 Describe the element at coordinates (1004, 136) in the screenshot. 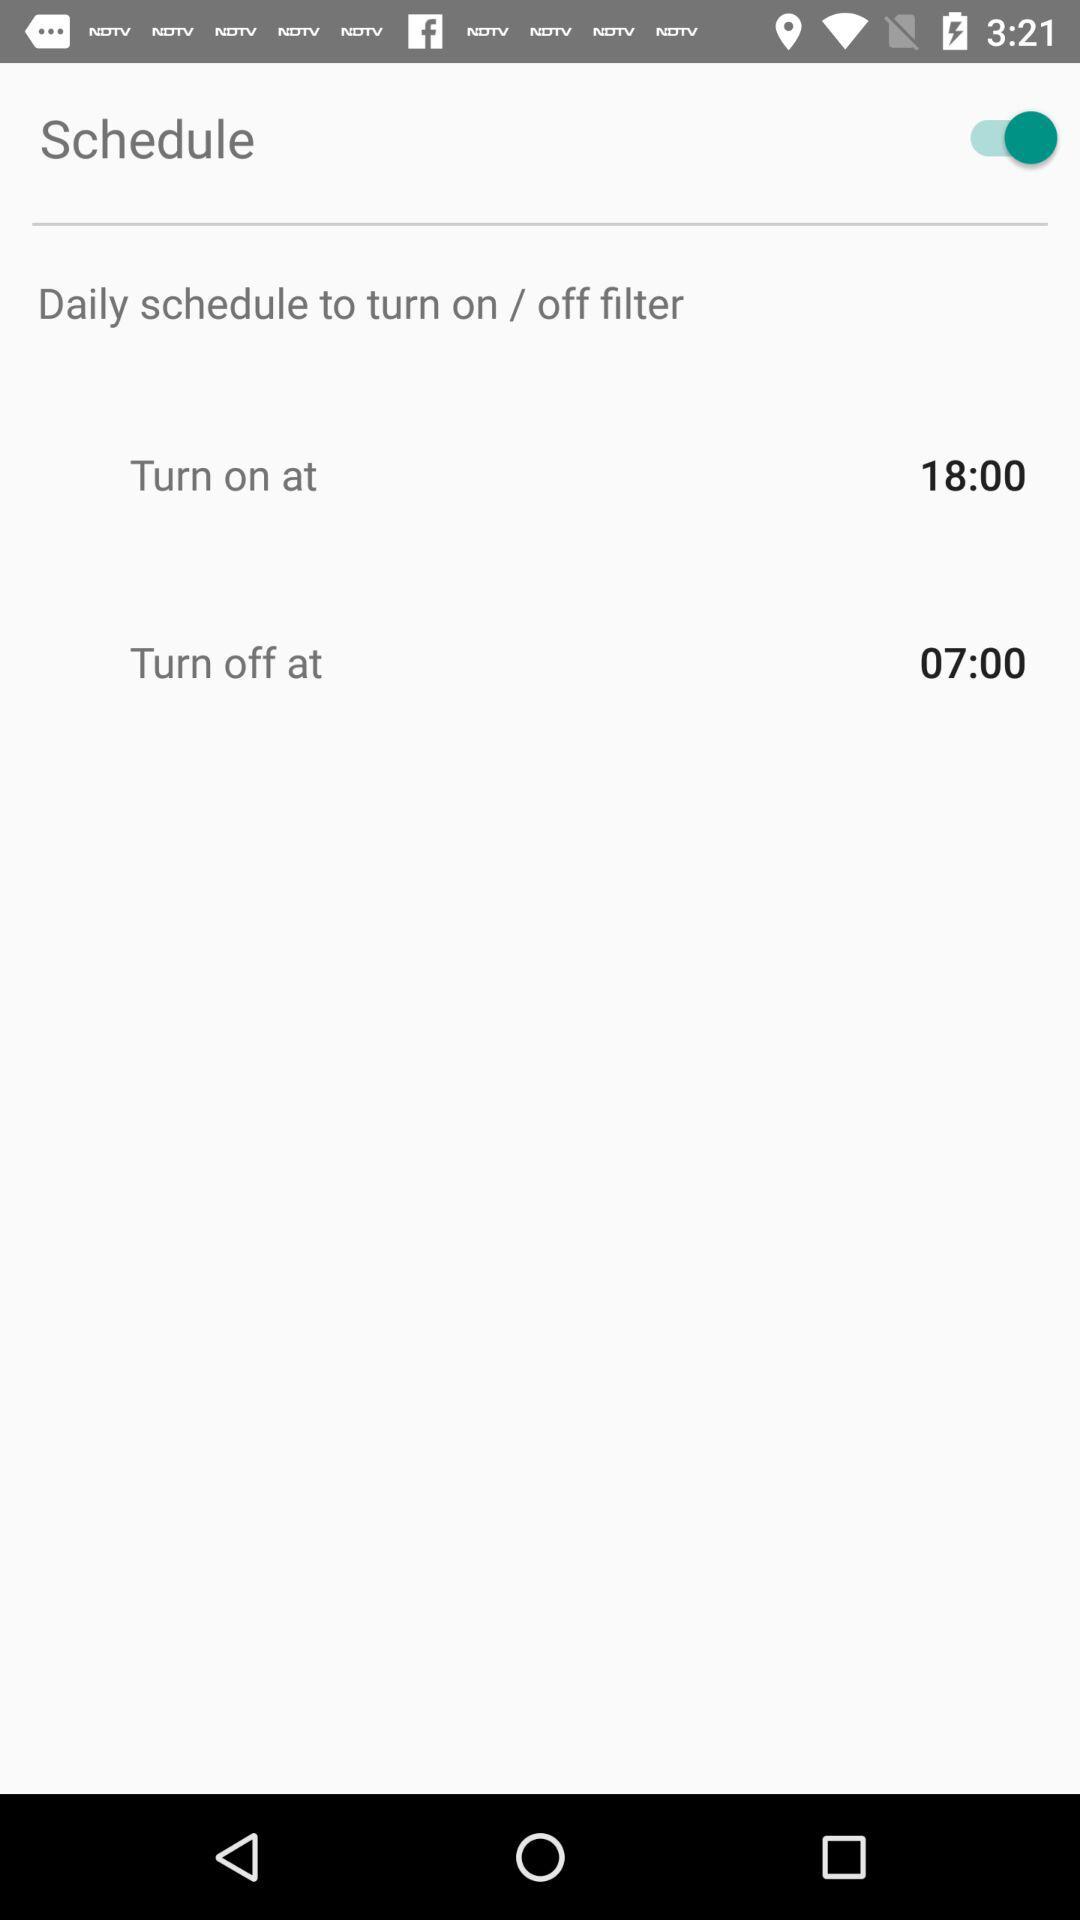

I see `the item next to the schedule icon` at that location.